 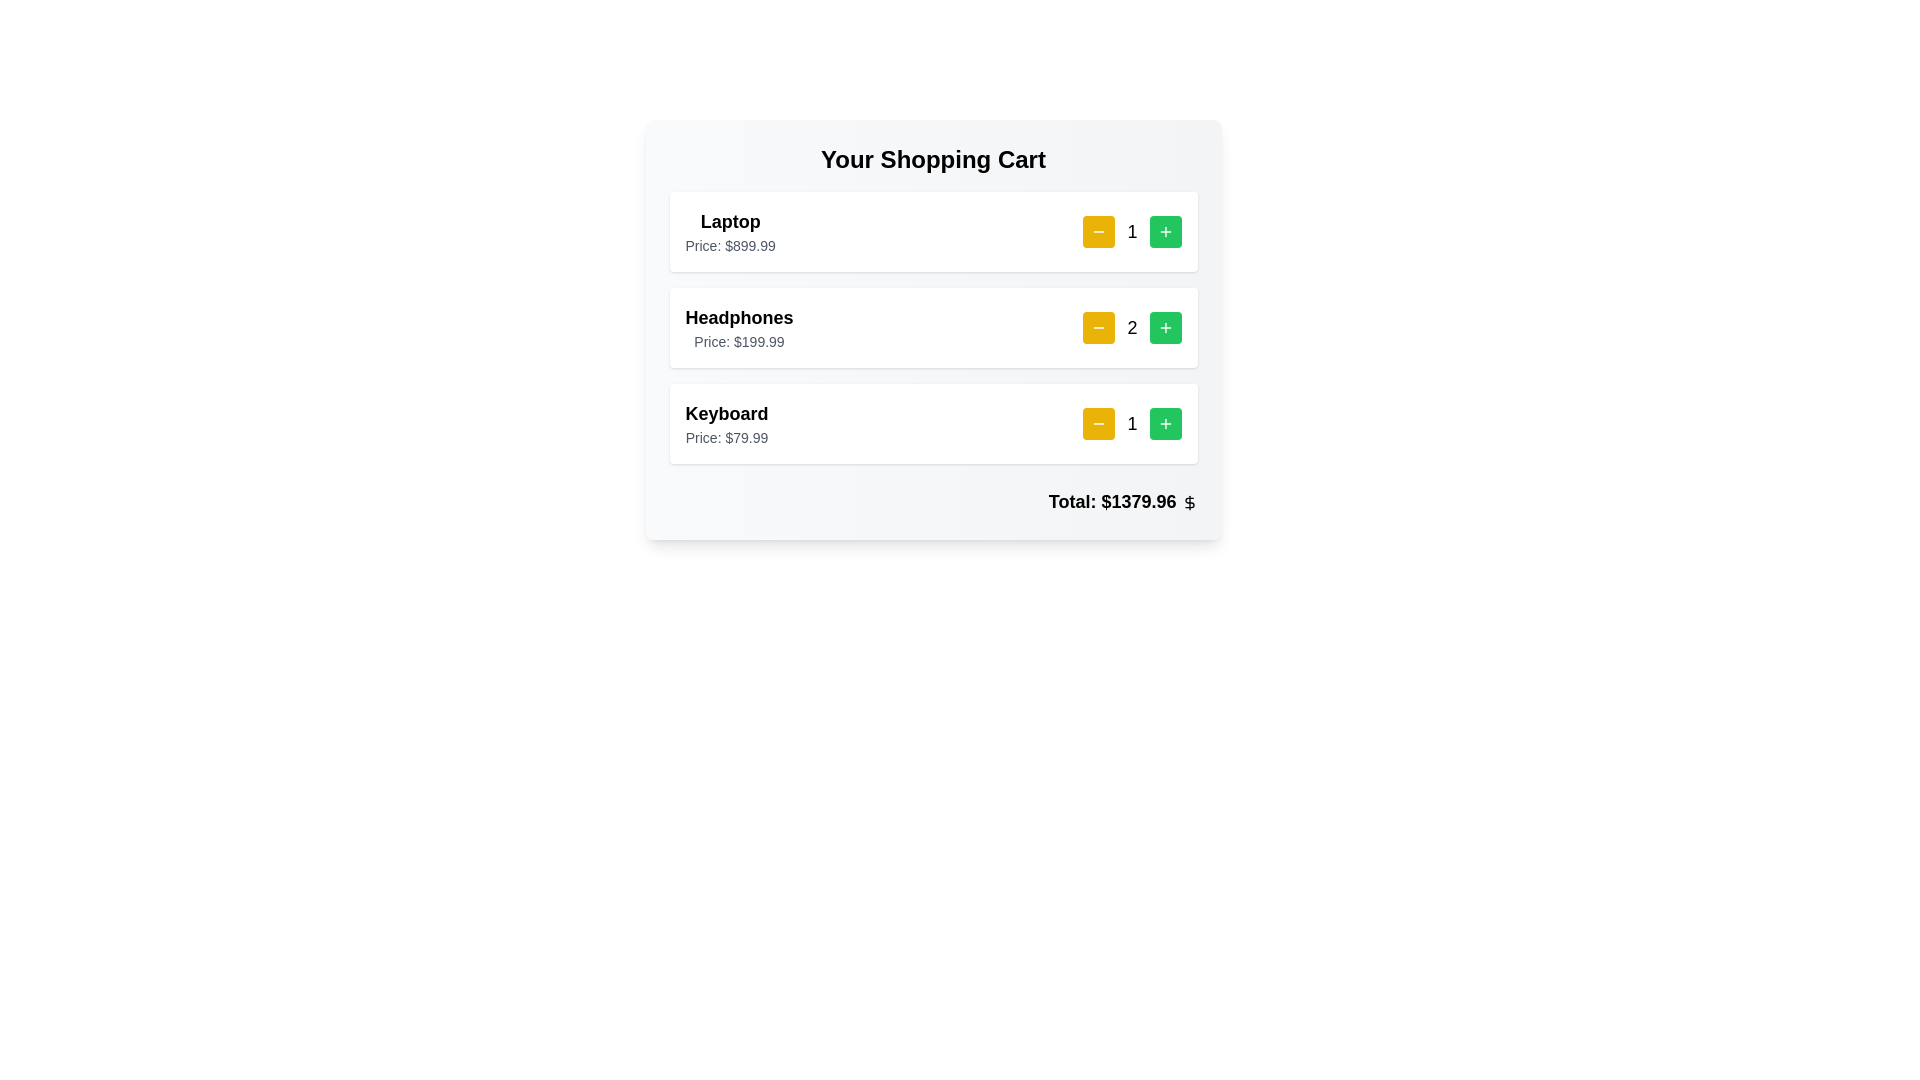 I want to click on the increase quantity button for the item with name Keyboard, so click(x=1165, y=423).